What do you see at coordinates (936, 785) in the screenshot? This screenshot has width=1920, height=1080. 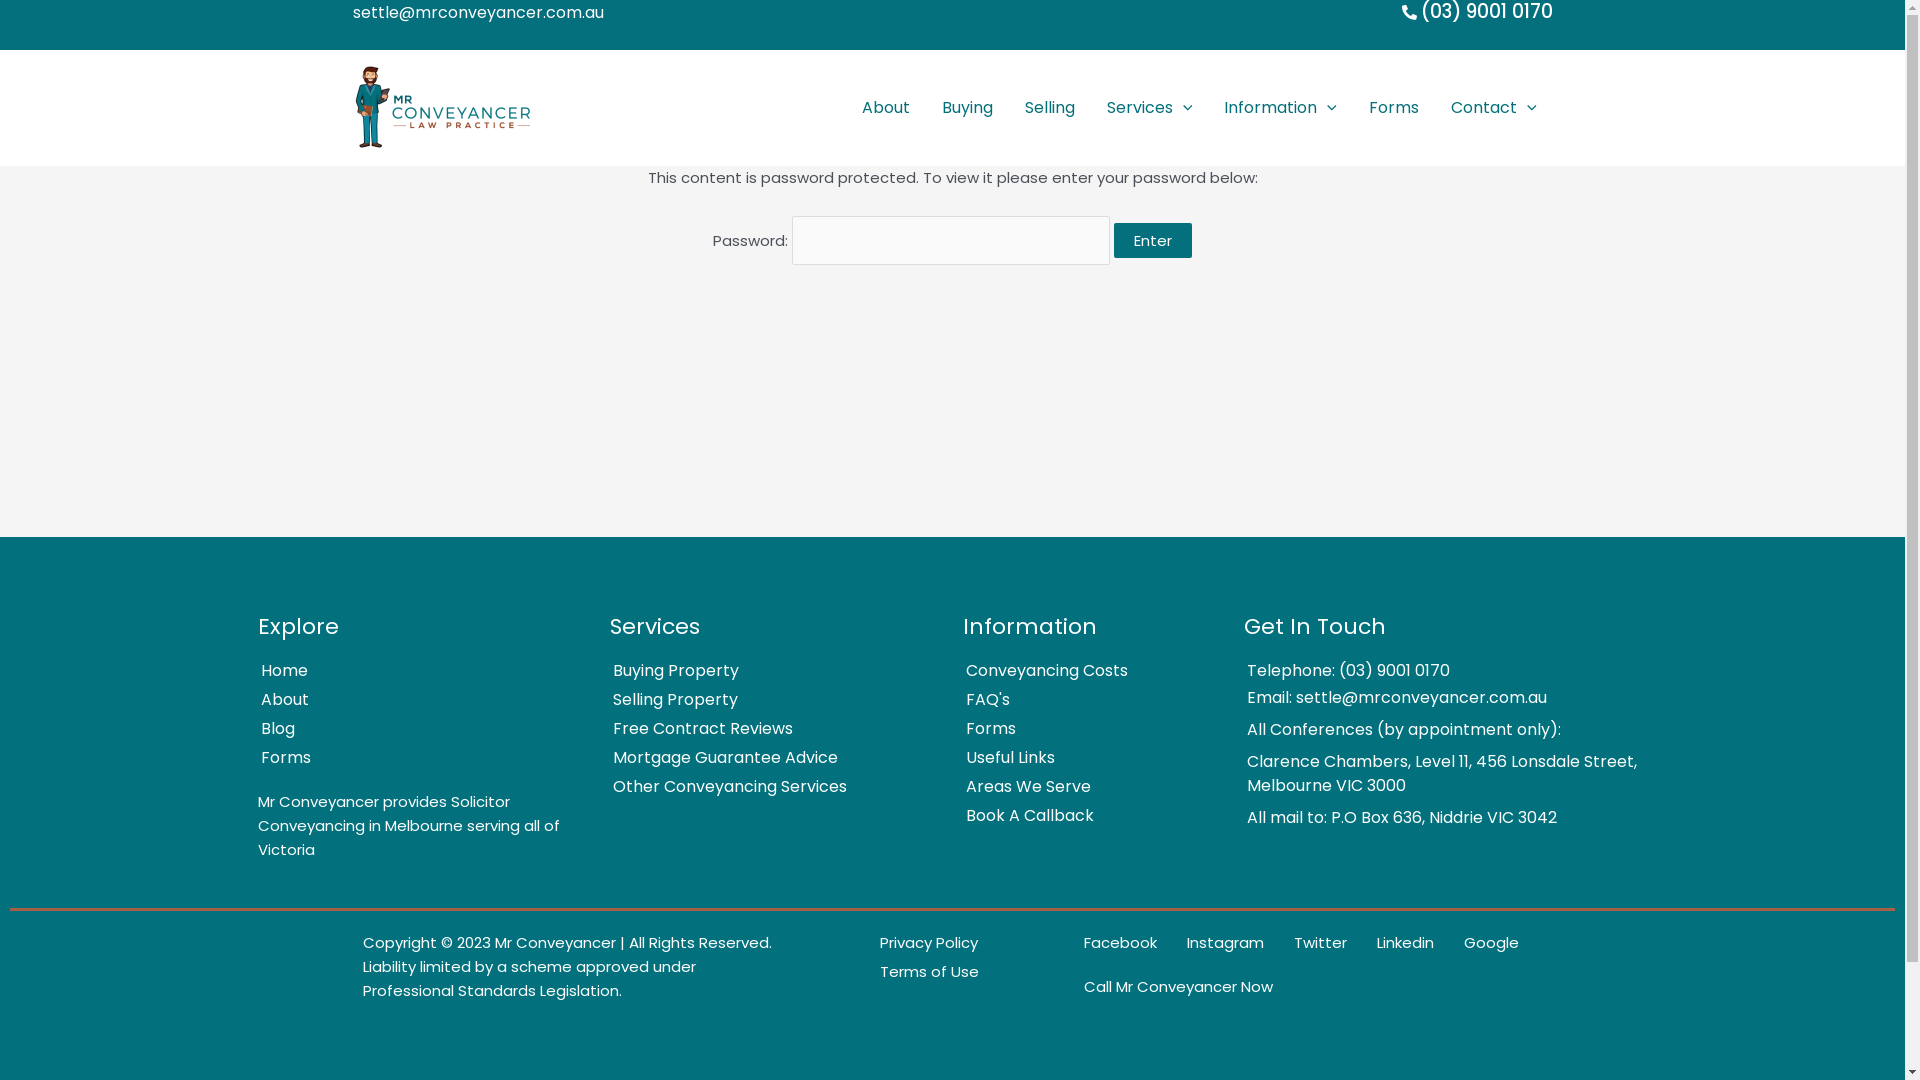 I see `'Areas We Serve'` at bounding box center [936, 785].